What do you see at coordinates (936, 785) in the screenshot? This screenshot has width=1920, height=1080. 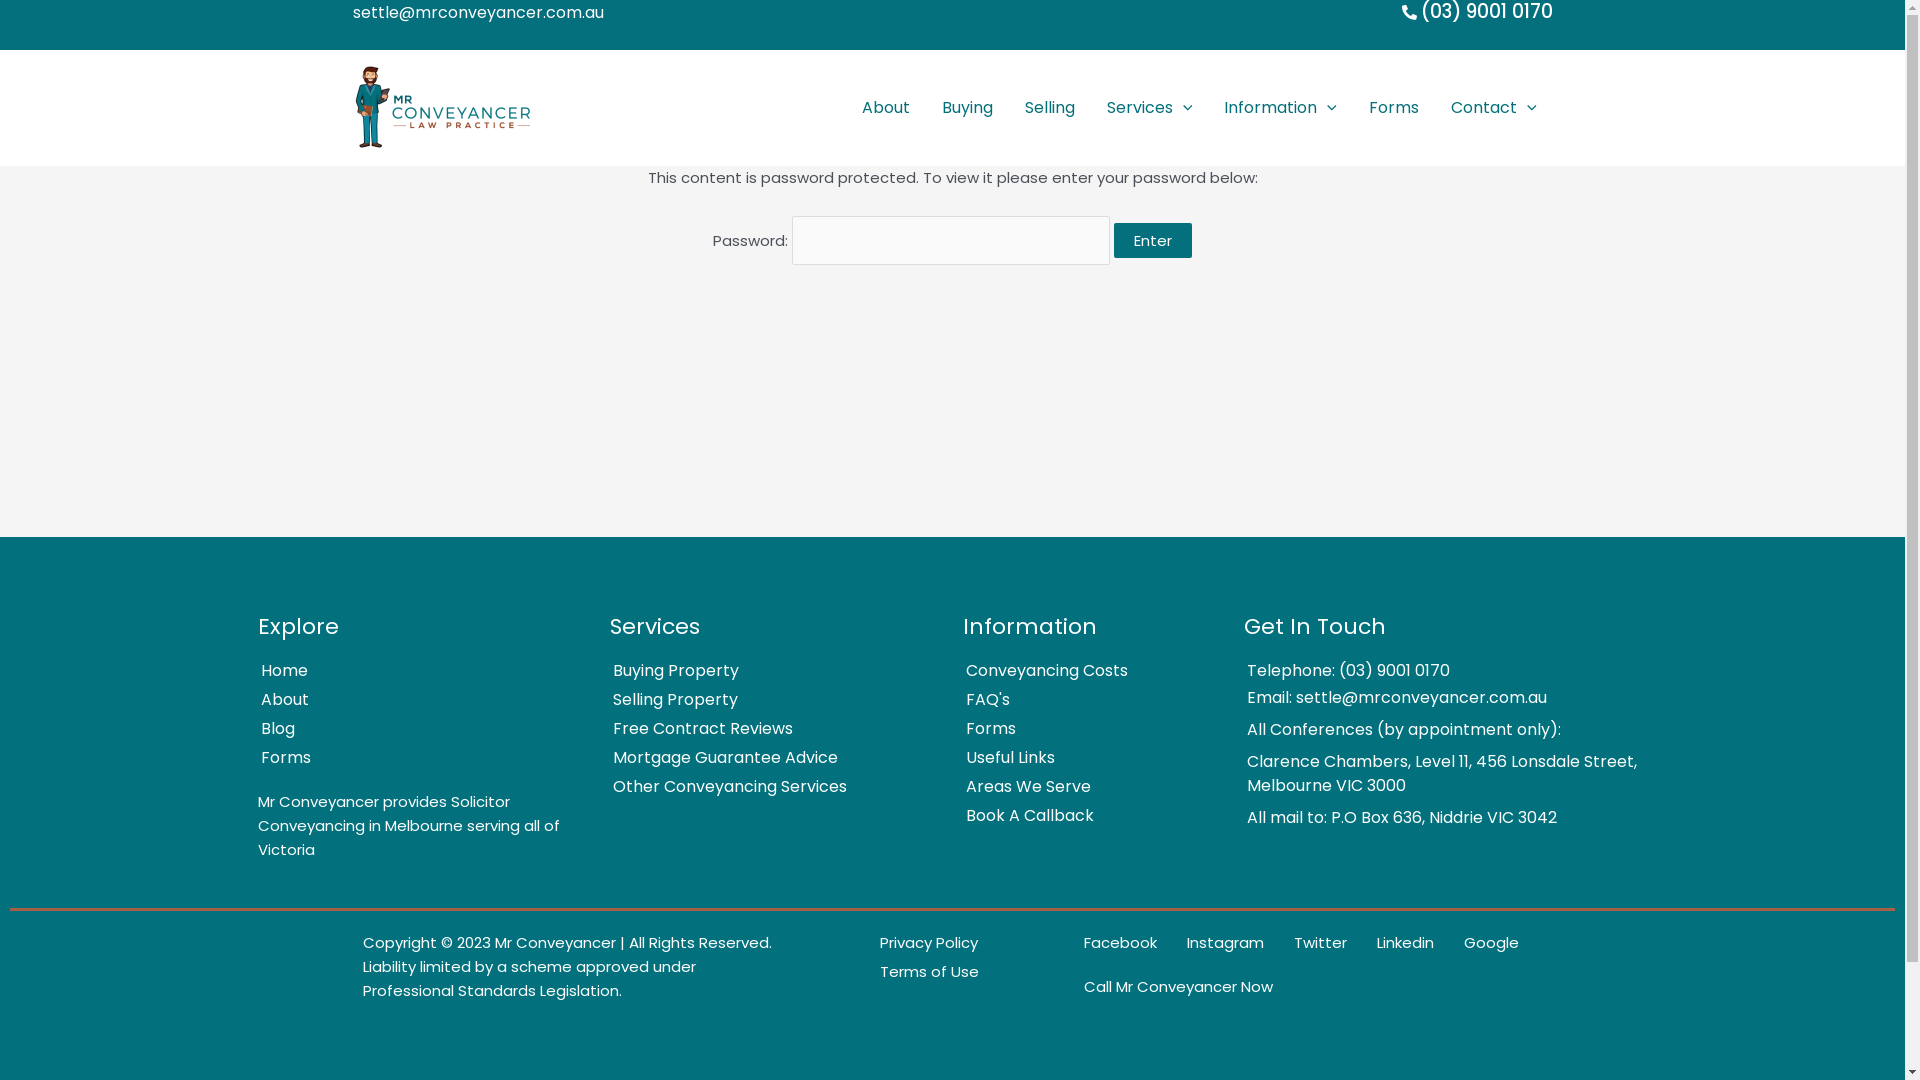 I see `'Areas We Serve'` at bounding box center [936, 785].